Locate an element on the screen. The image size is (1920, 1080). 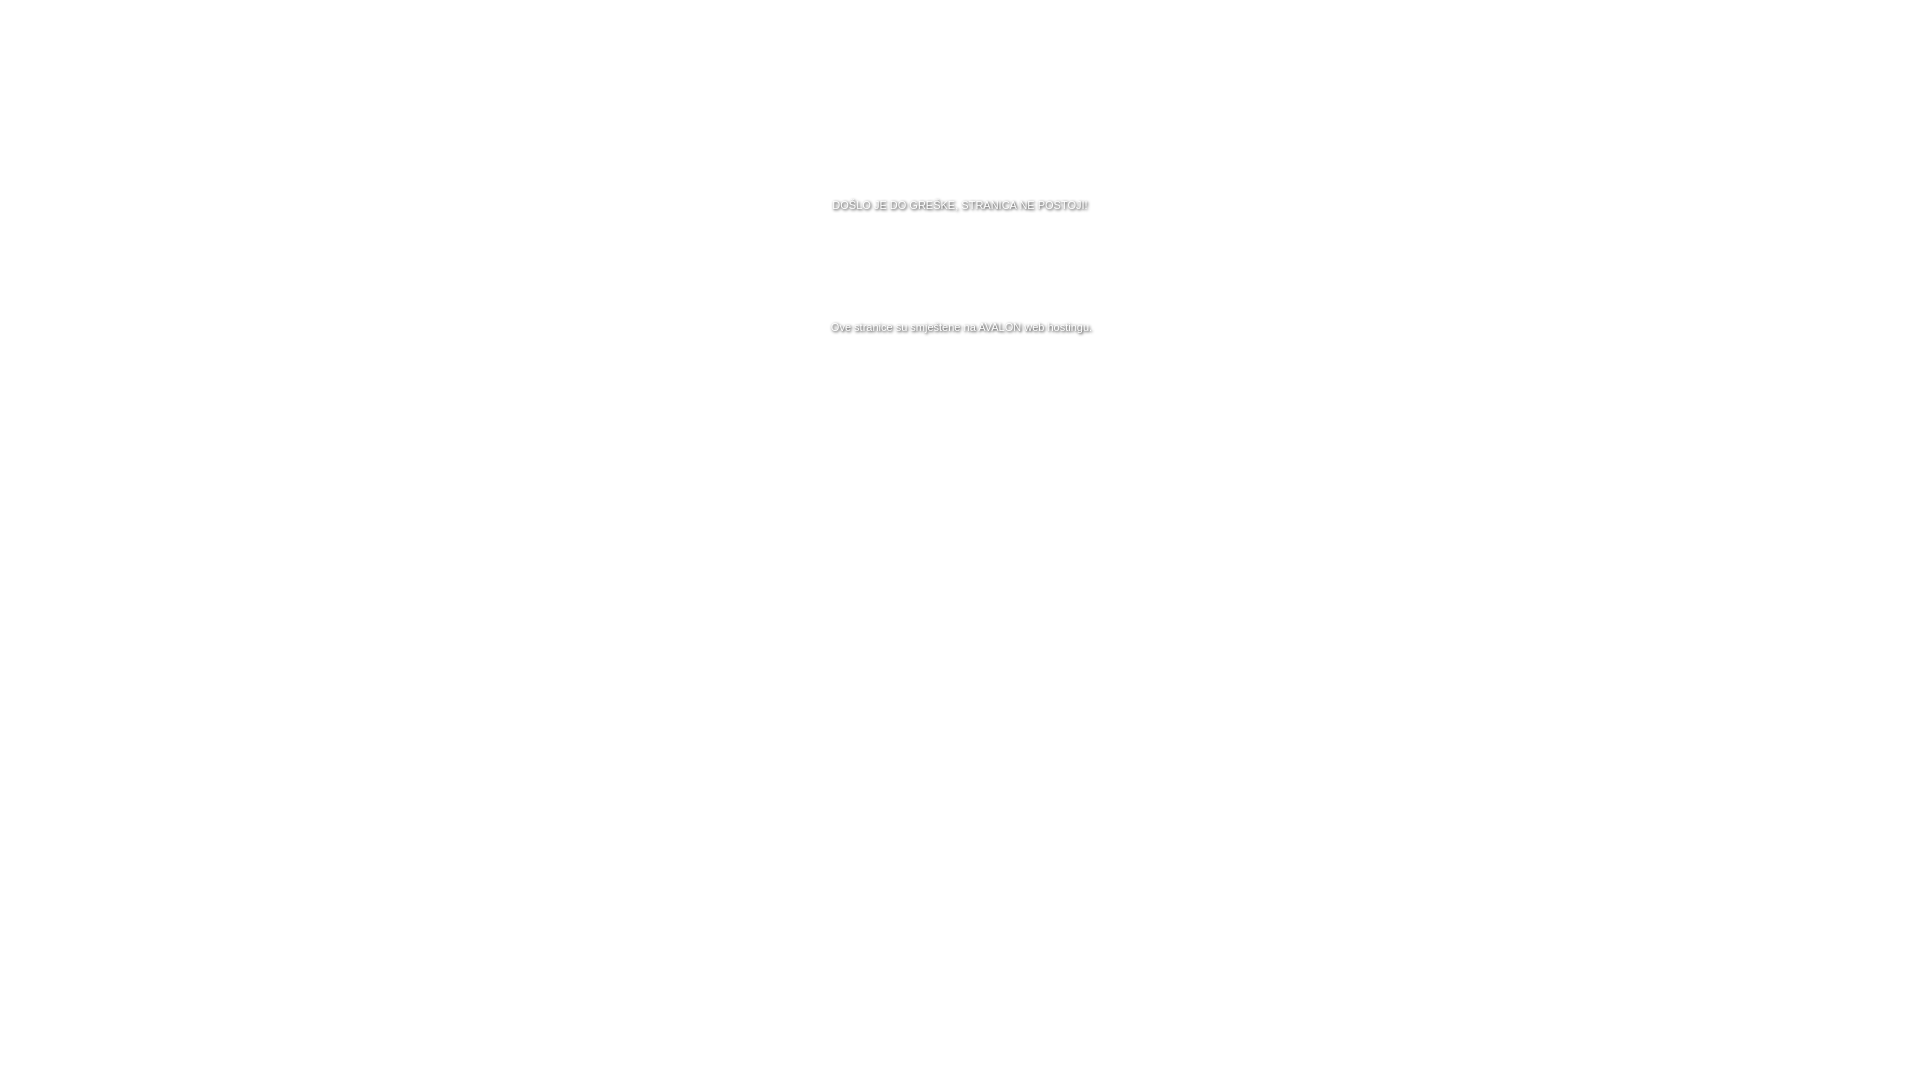
'AVALON web hostingu' is located at coordinates (1033, 326).